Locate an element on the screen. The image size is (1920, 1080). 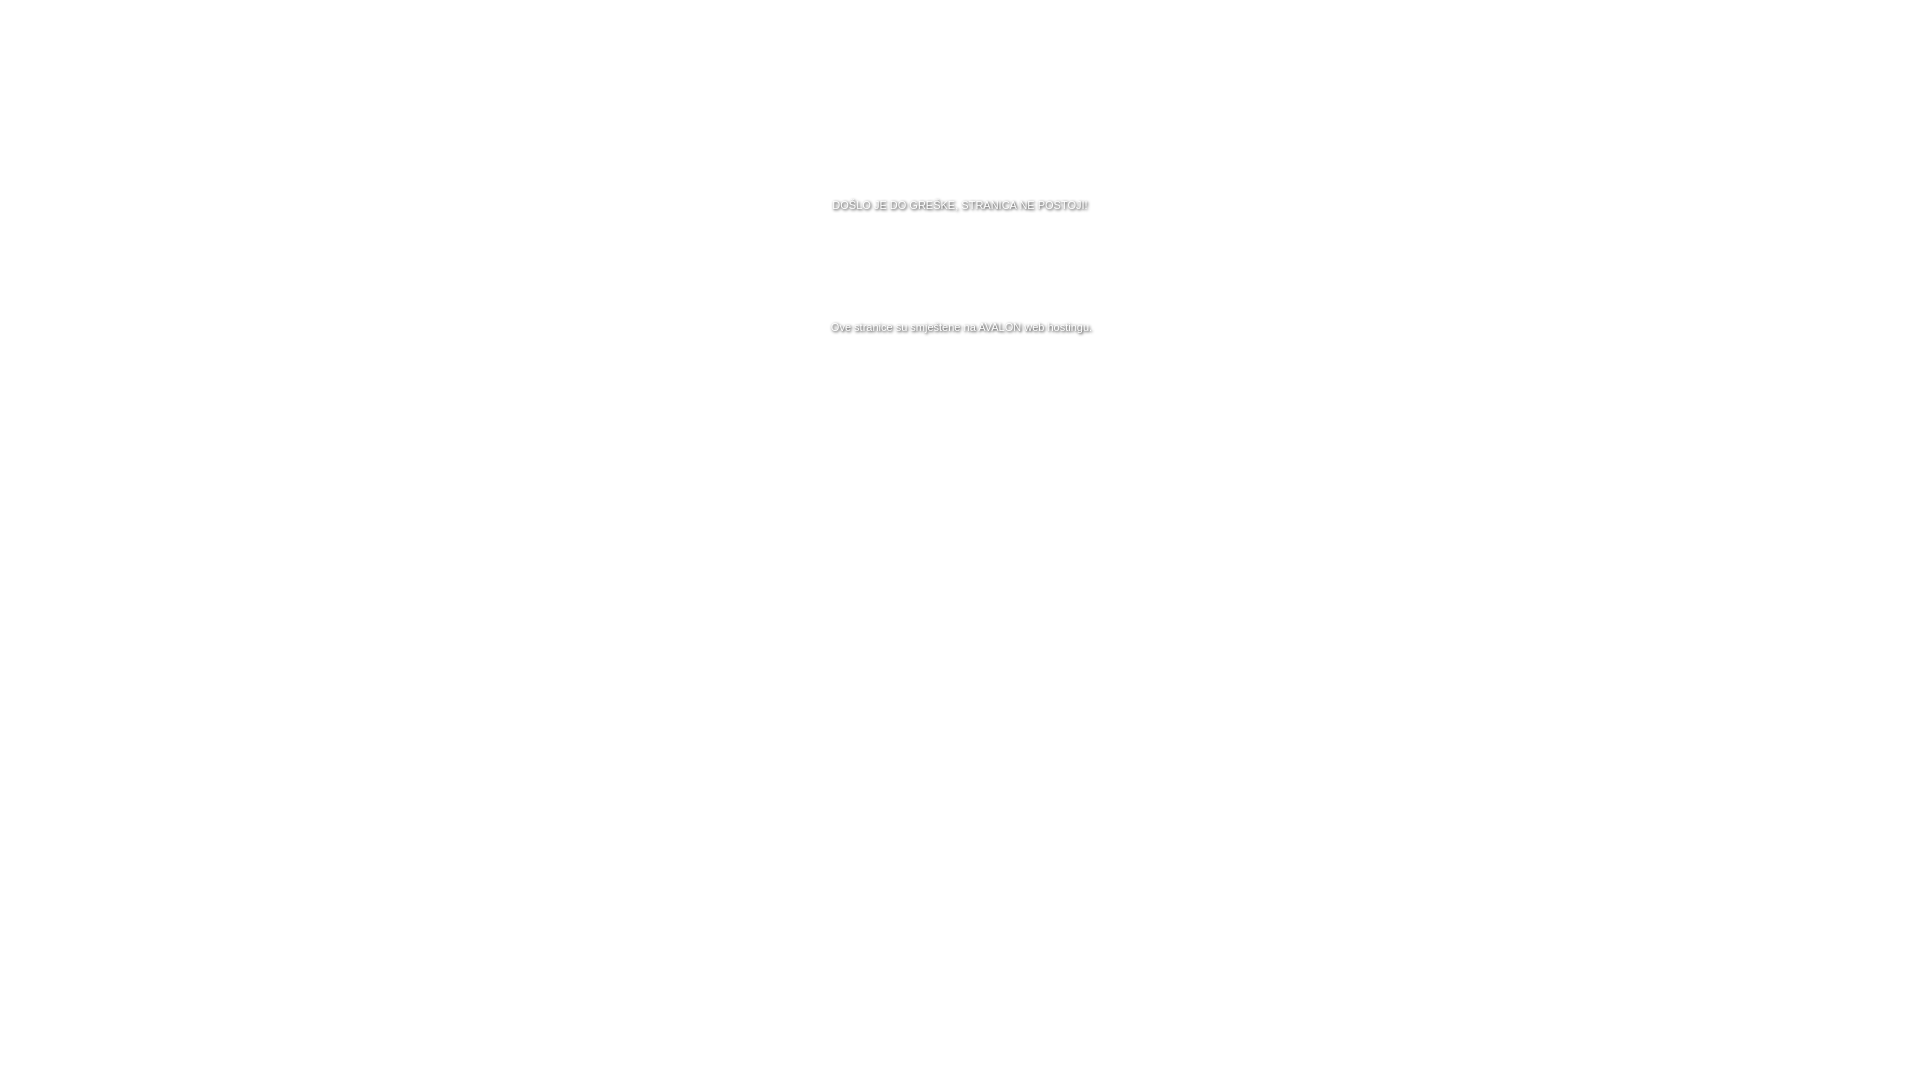
'AVALON web hostingu' is located at coordinates (1033, 326).